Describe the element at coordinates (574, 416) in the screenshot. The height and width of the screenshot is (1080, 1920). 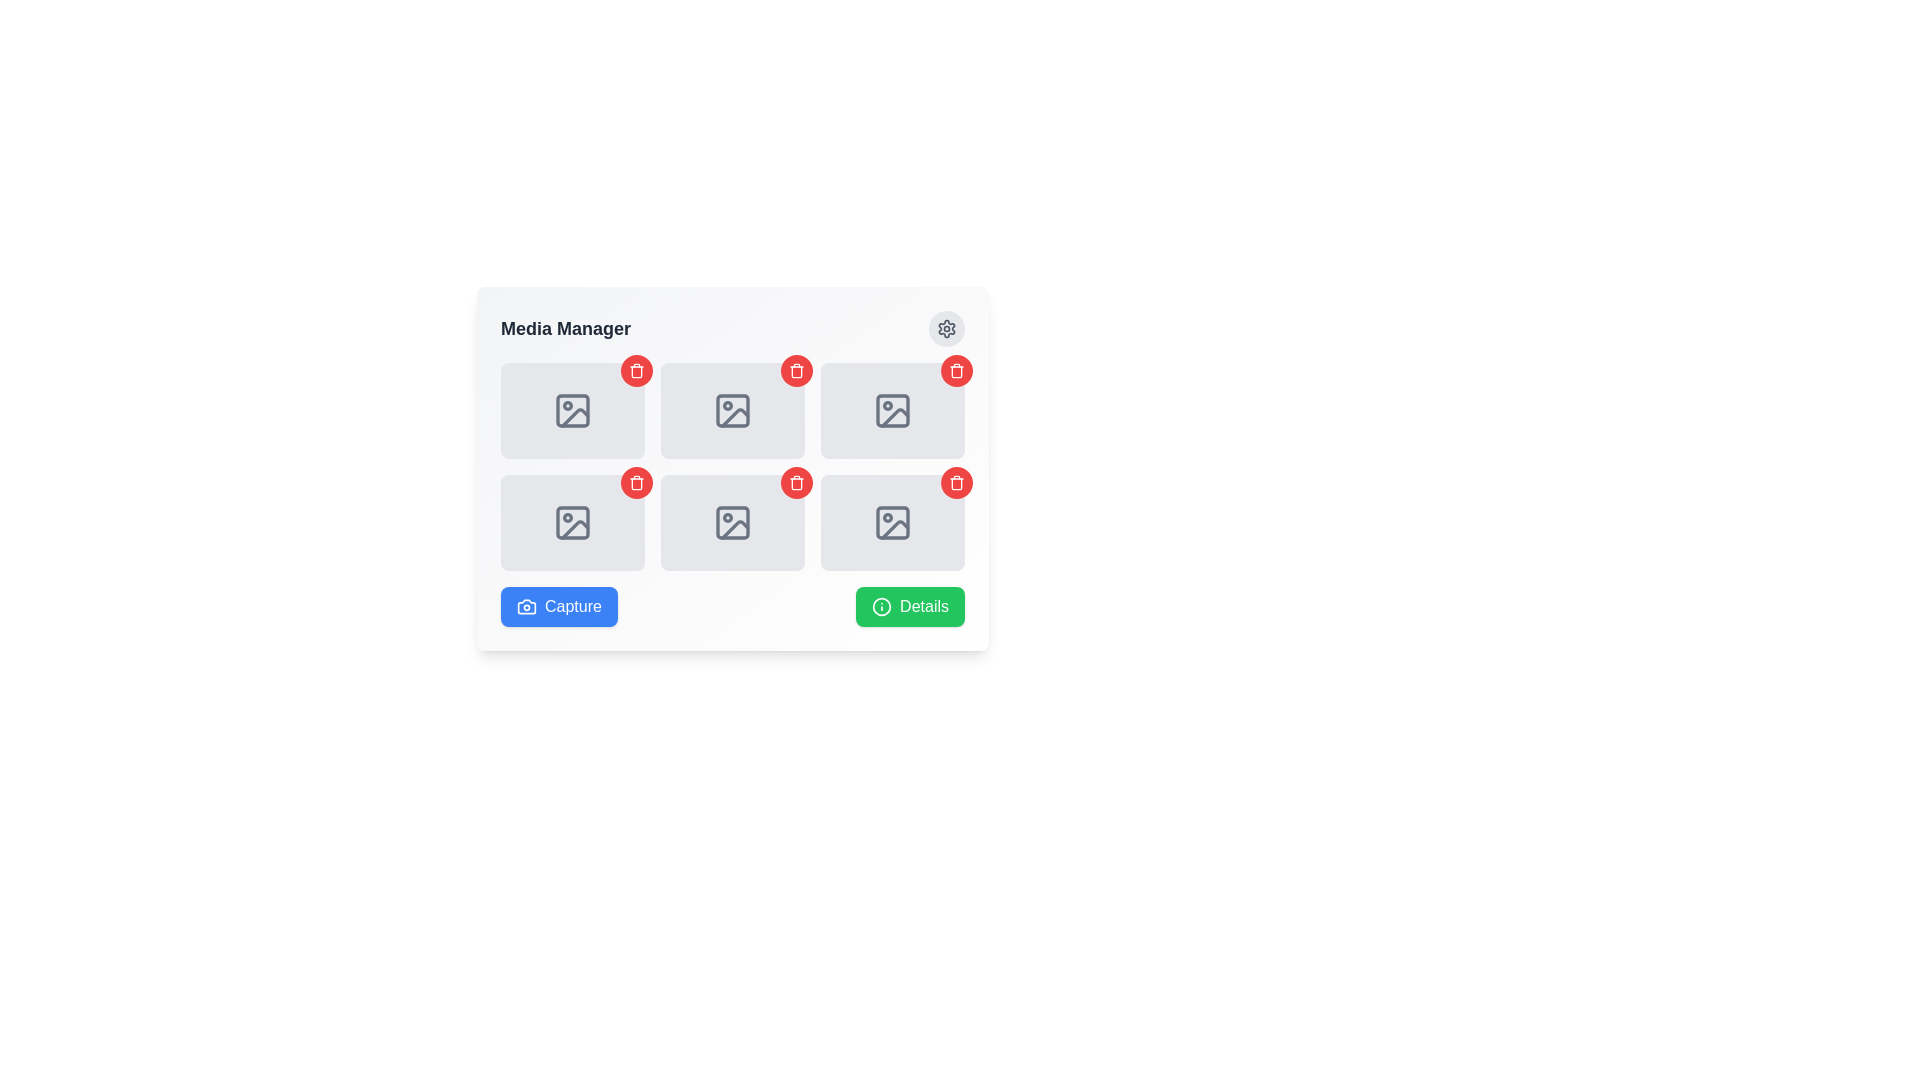
I see `the graphic icon representing the first image placeholder in the 'Media Manager' section, which features a diagonal line within a bounding square` at that location.